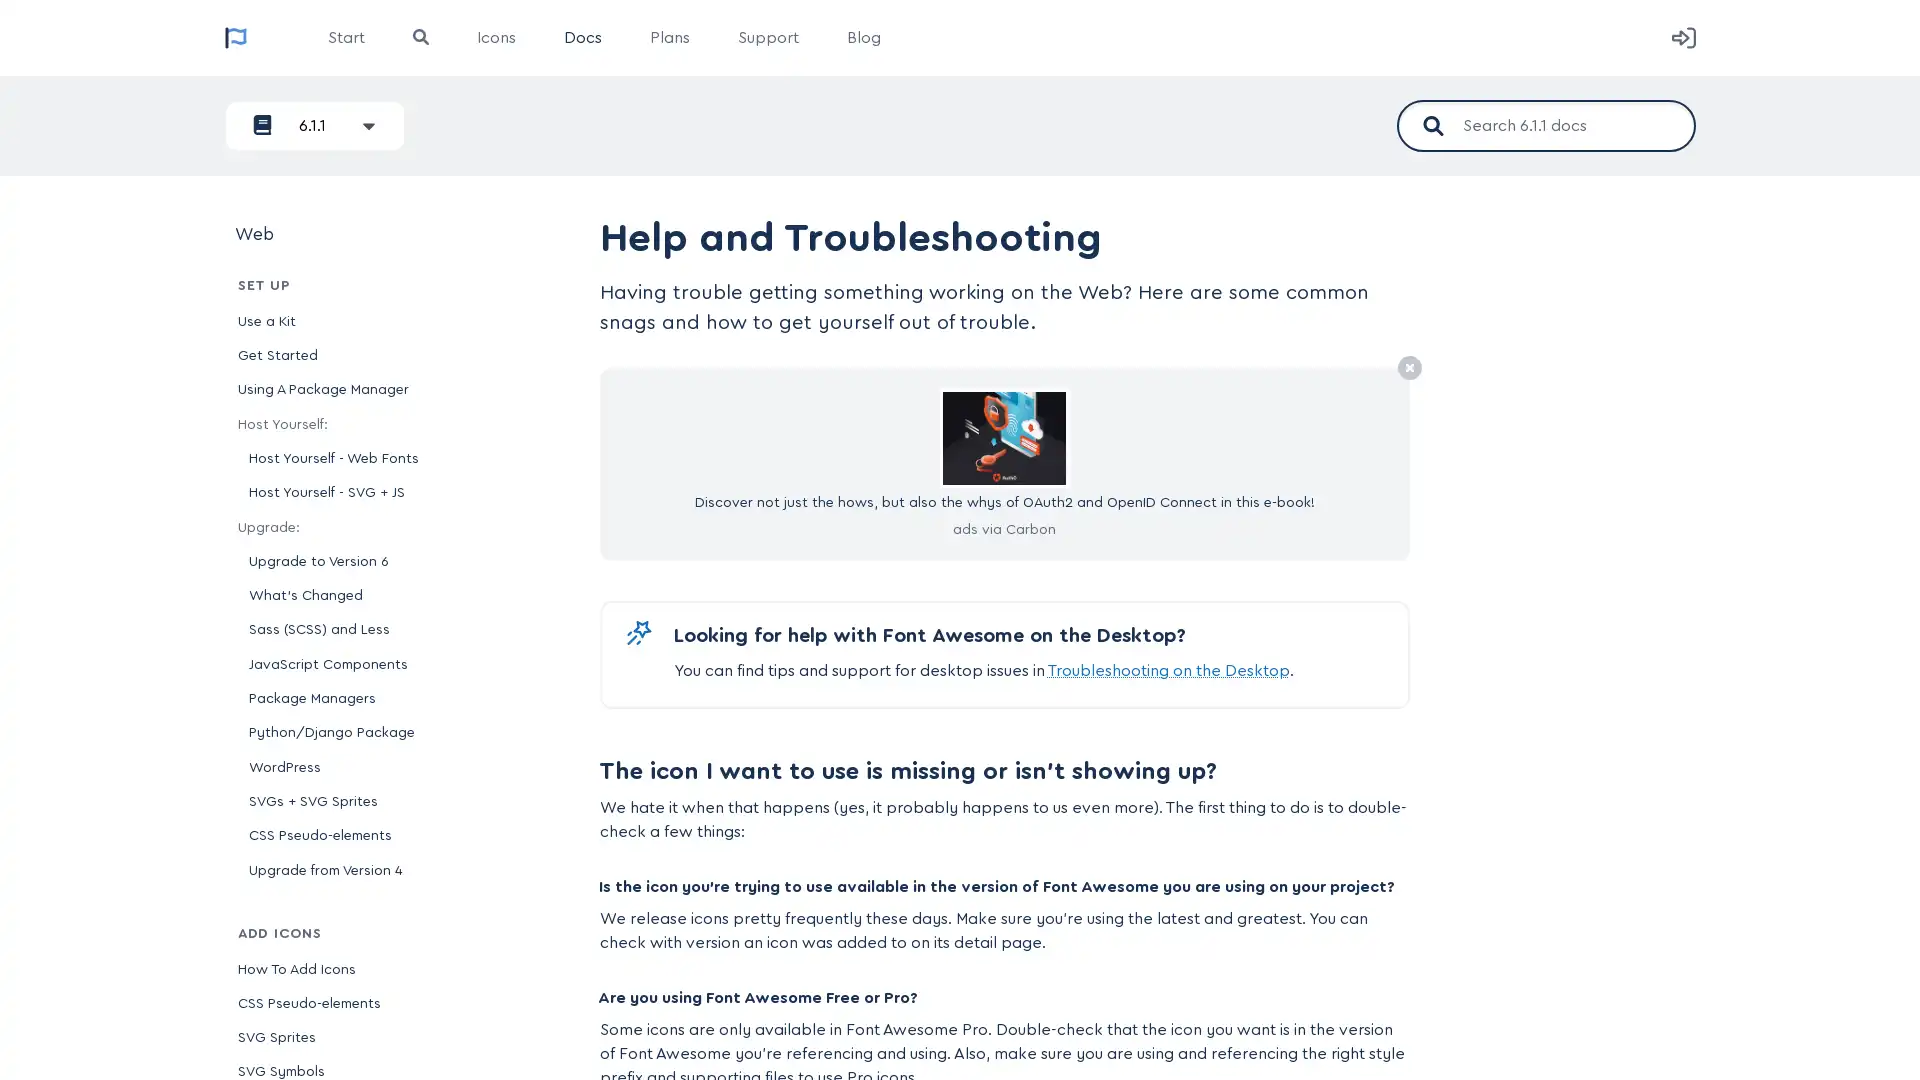  What do you see at coordinates (1408, 369) in the screenshot?
I see `Remove Ad` at bounding box center [1408, 369].